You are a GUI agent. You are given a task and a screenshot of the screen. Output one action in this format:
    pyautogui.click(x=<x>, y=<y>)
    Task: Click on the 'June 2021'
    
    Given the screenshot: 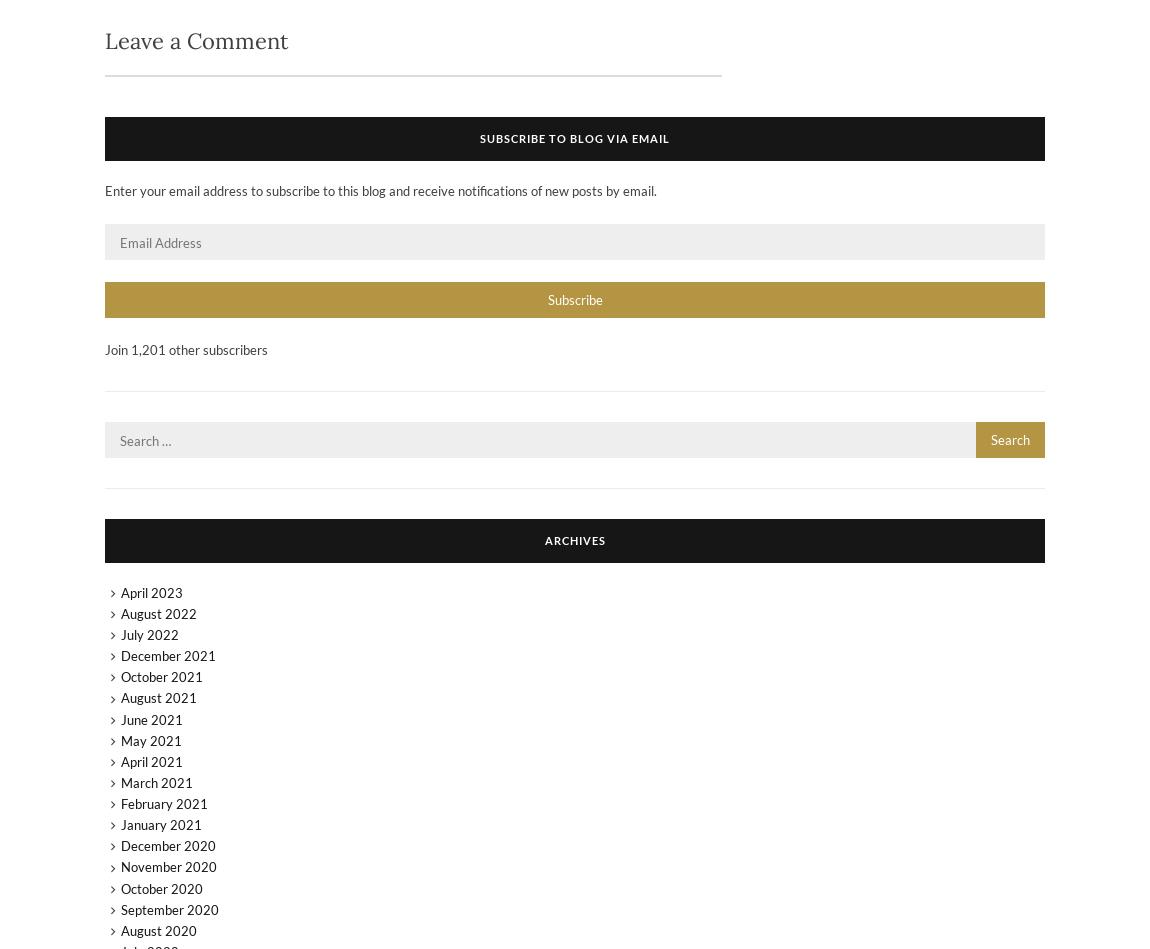 What is the action you would take?
    pyautogui.click(x=149, y=718)
    